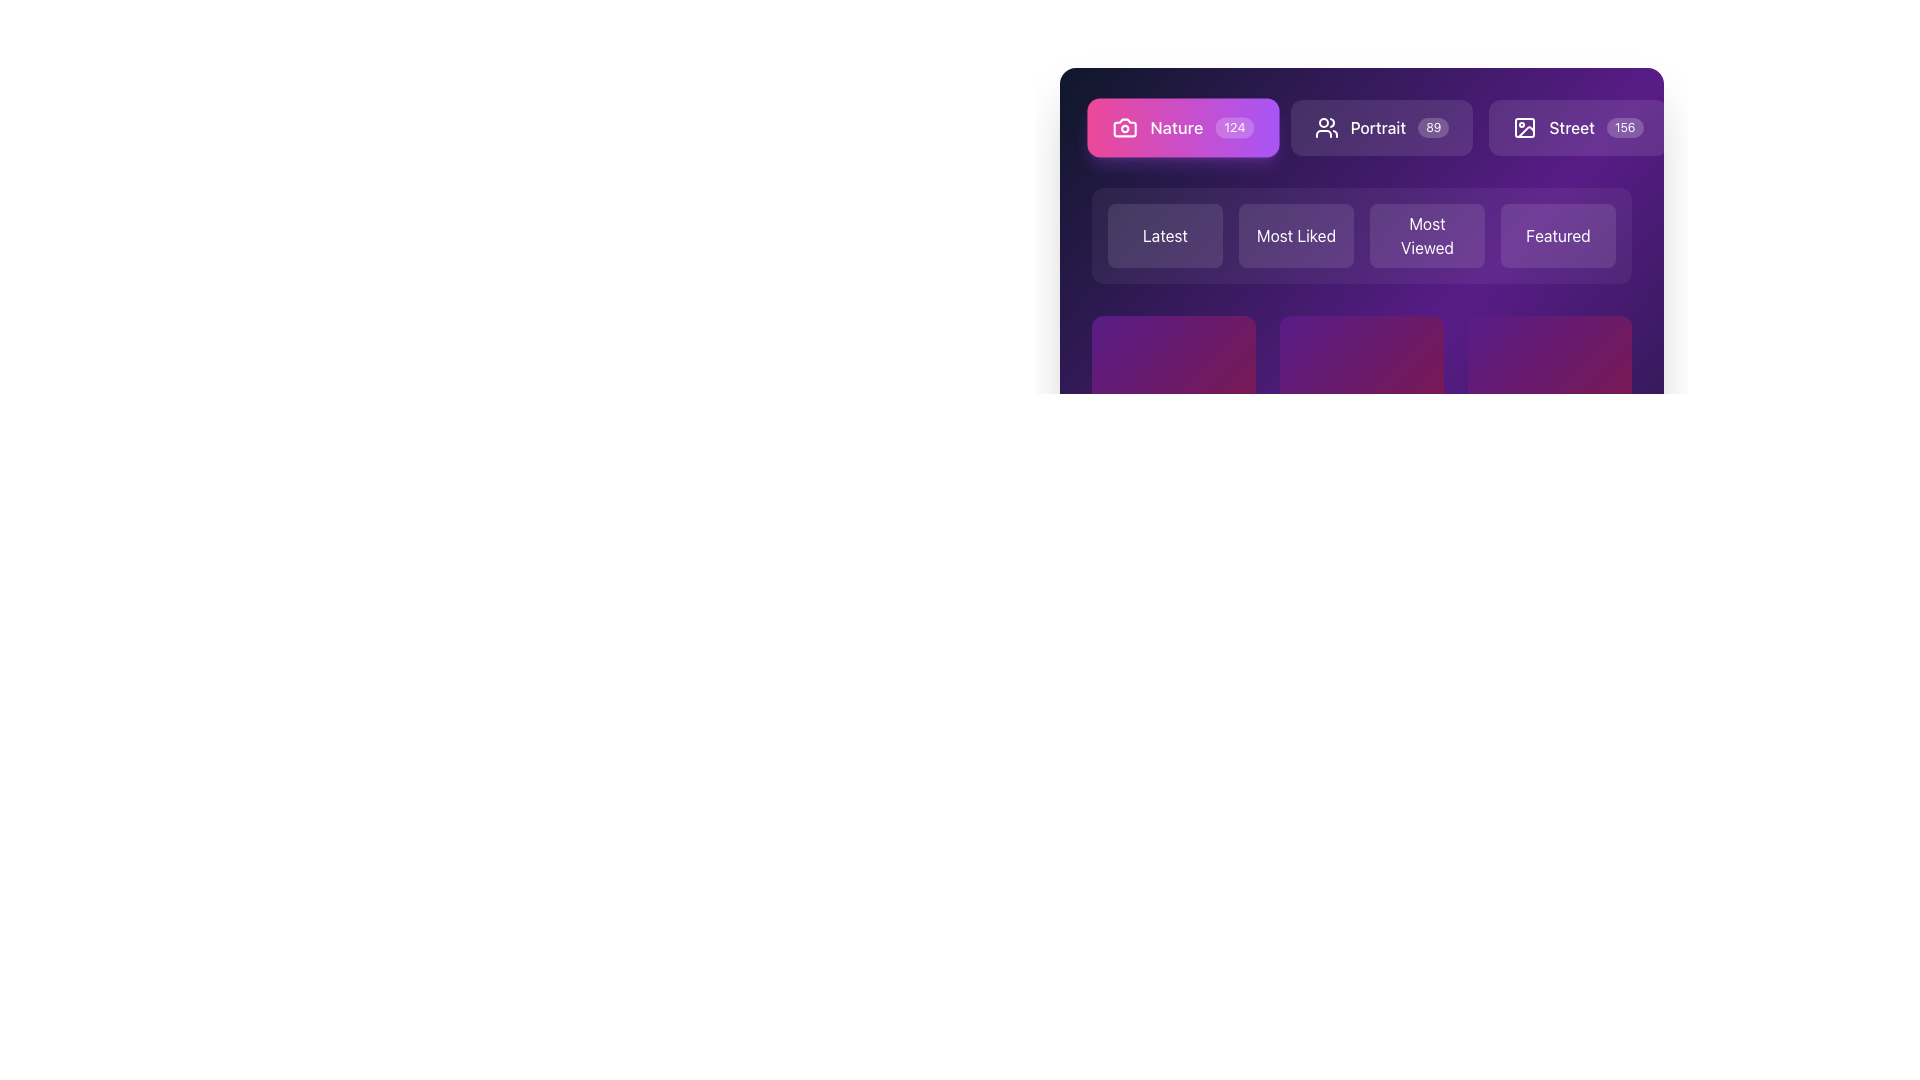 The image size is (1920, 1080). Describe the element at coordinates (1426, 234) in the screenshot. I see `the 'Most Viewed' button, which is the third button in a row of four` at that location.